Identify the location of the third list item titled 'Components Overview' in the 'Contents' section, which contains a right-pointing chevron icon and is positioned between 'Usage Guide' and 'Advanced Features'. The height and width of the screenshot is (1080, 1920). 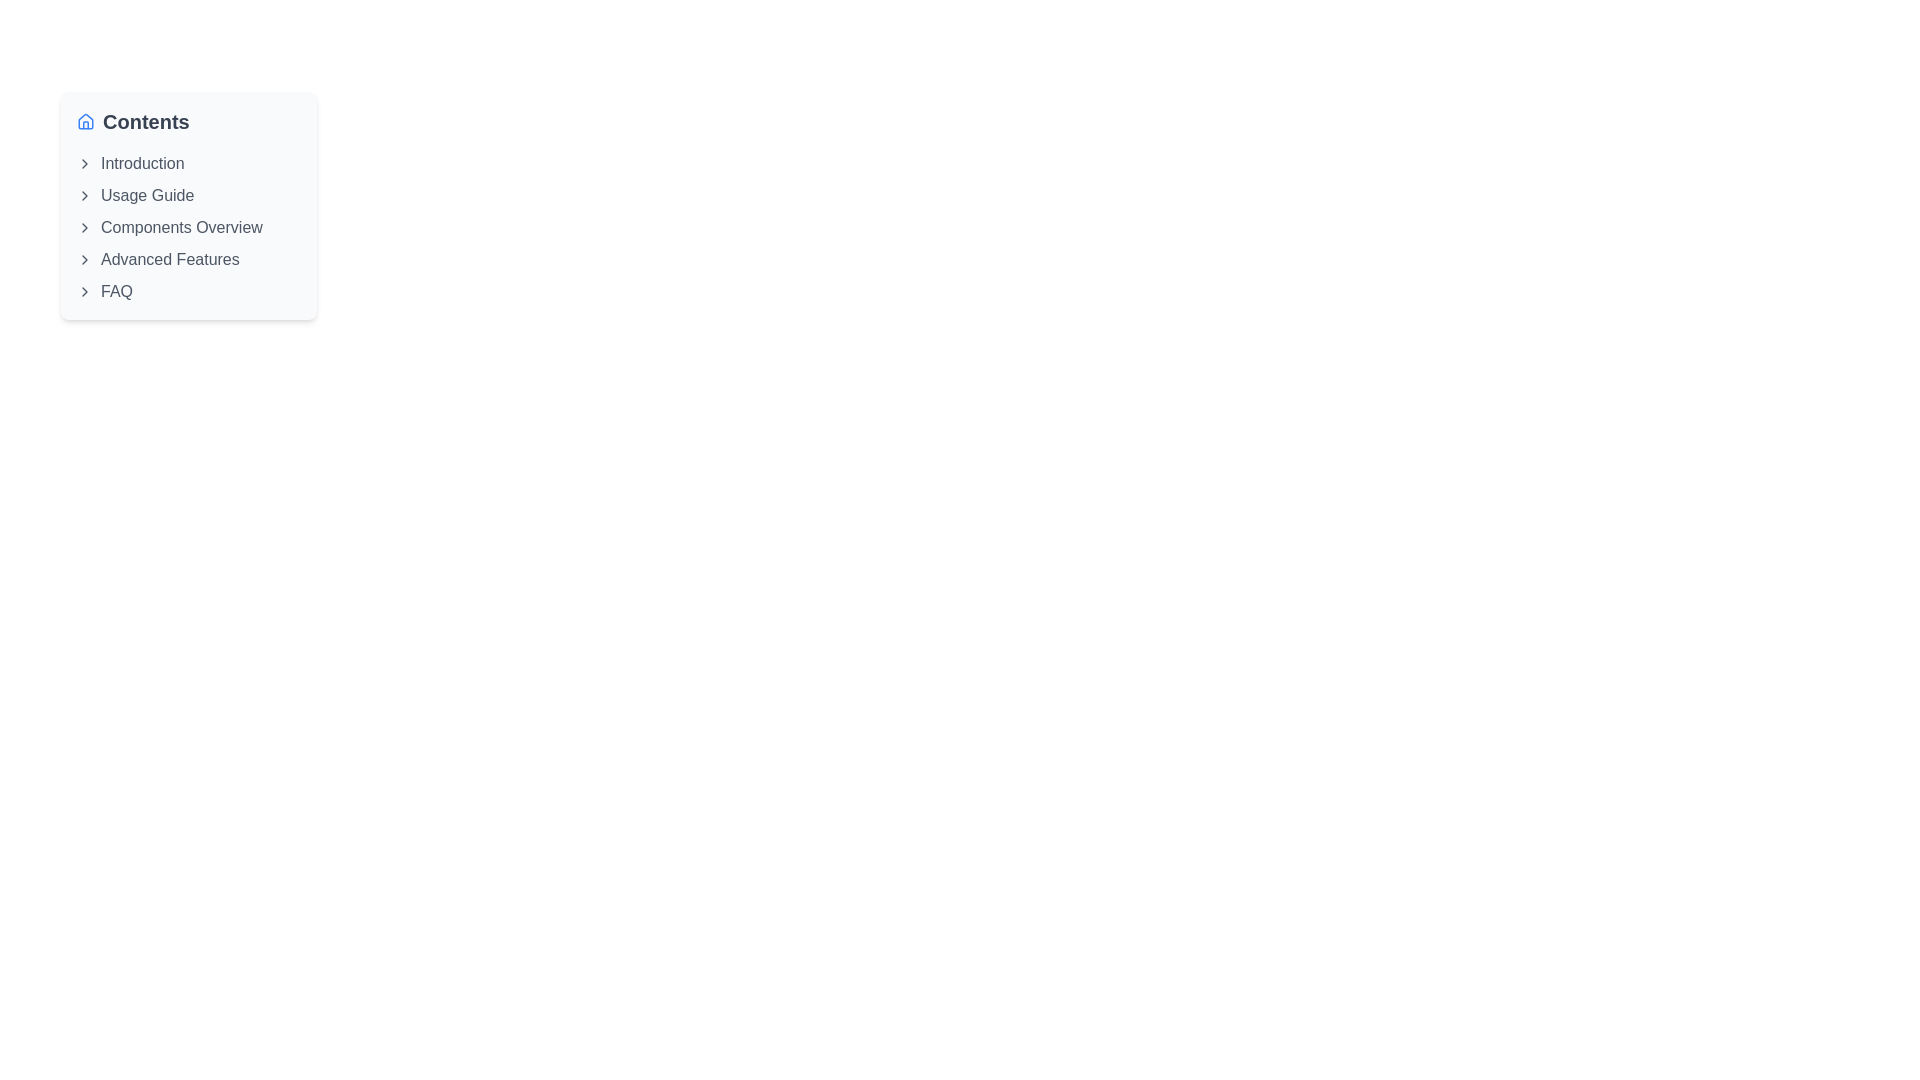
(188, 226).